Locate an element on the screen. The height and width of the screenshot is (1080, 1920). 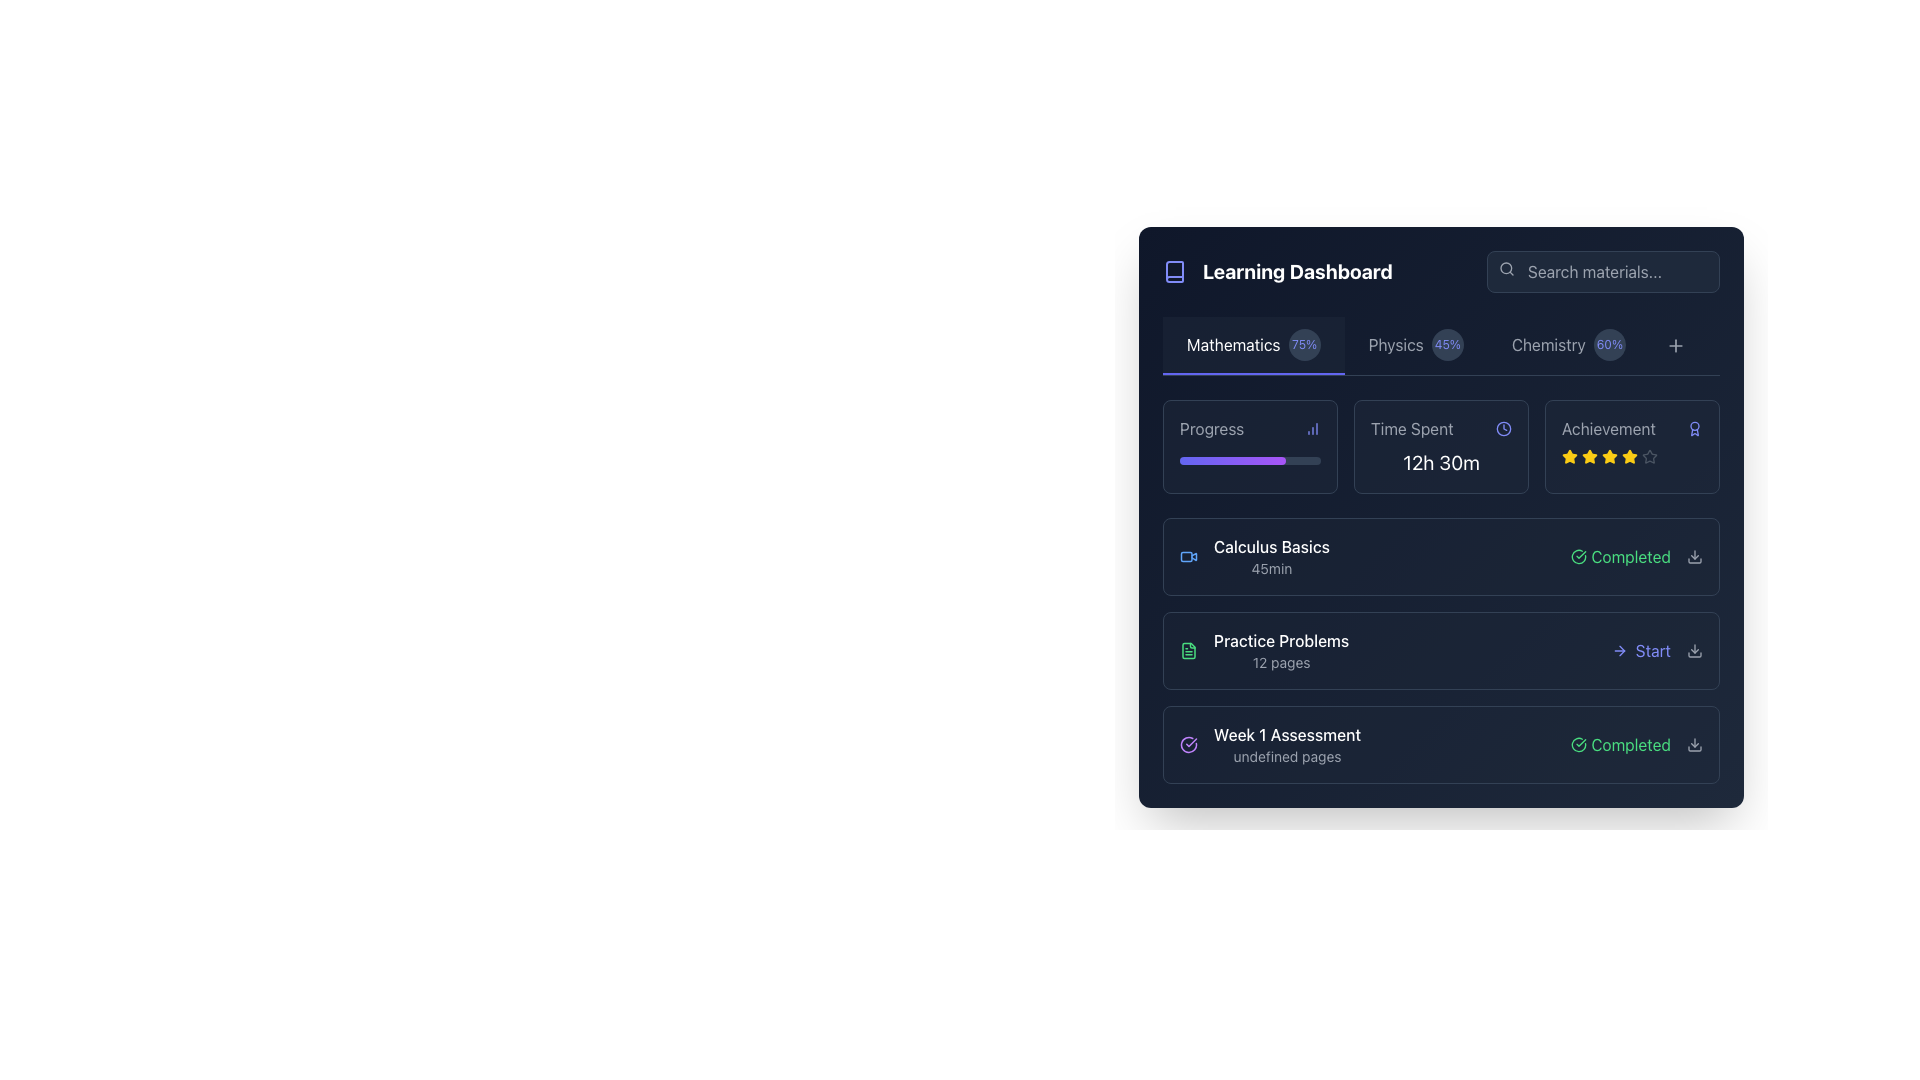
the Circular progress indicator displaying '75%' for the 'Mathematics' status to engage with related components is located at coordinates (1304, 343).